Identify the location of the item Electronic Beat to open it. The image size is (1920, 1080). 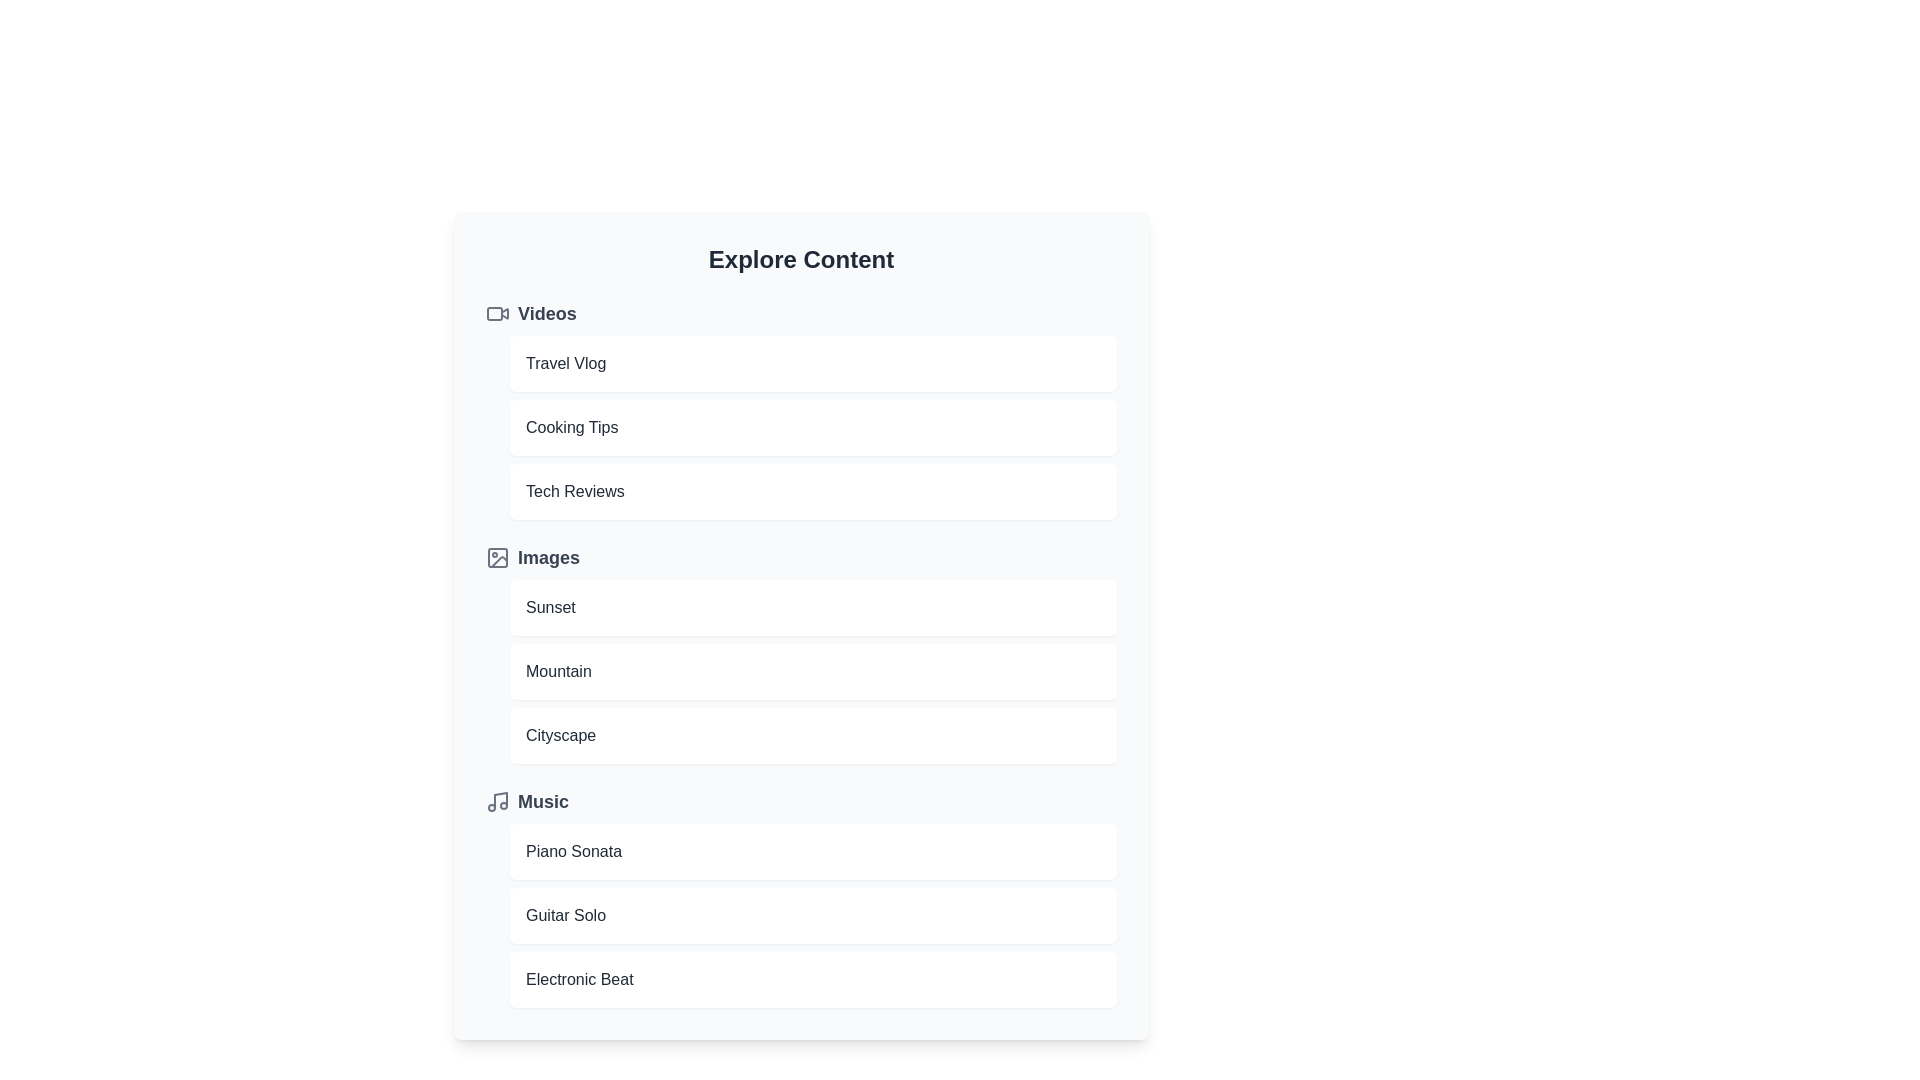
(813, 978).